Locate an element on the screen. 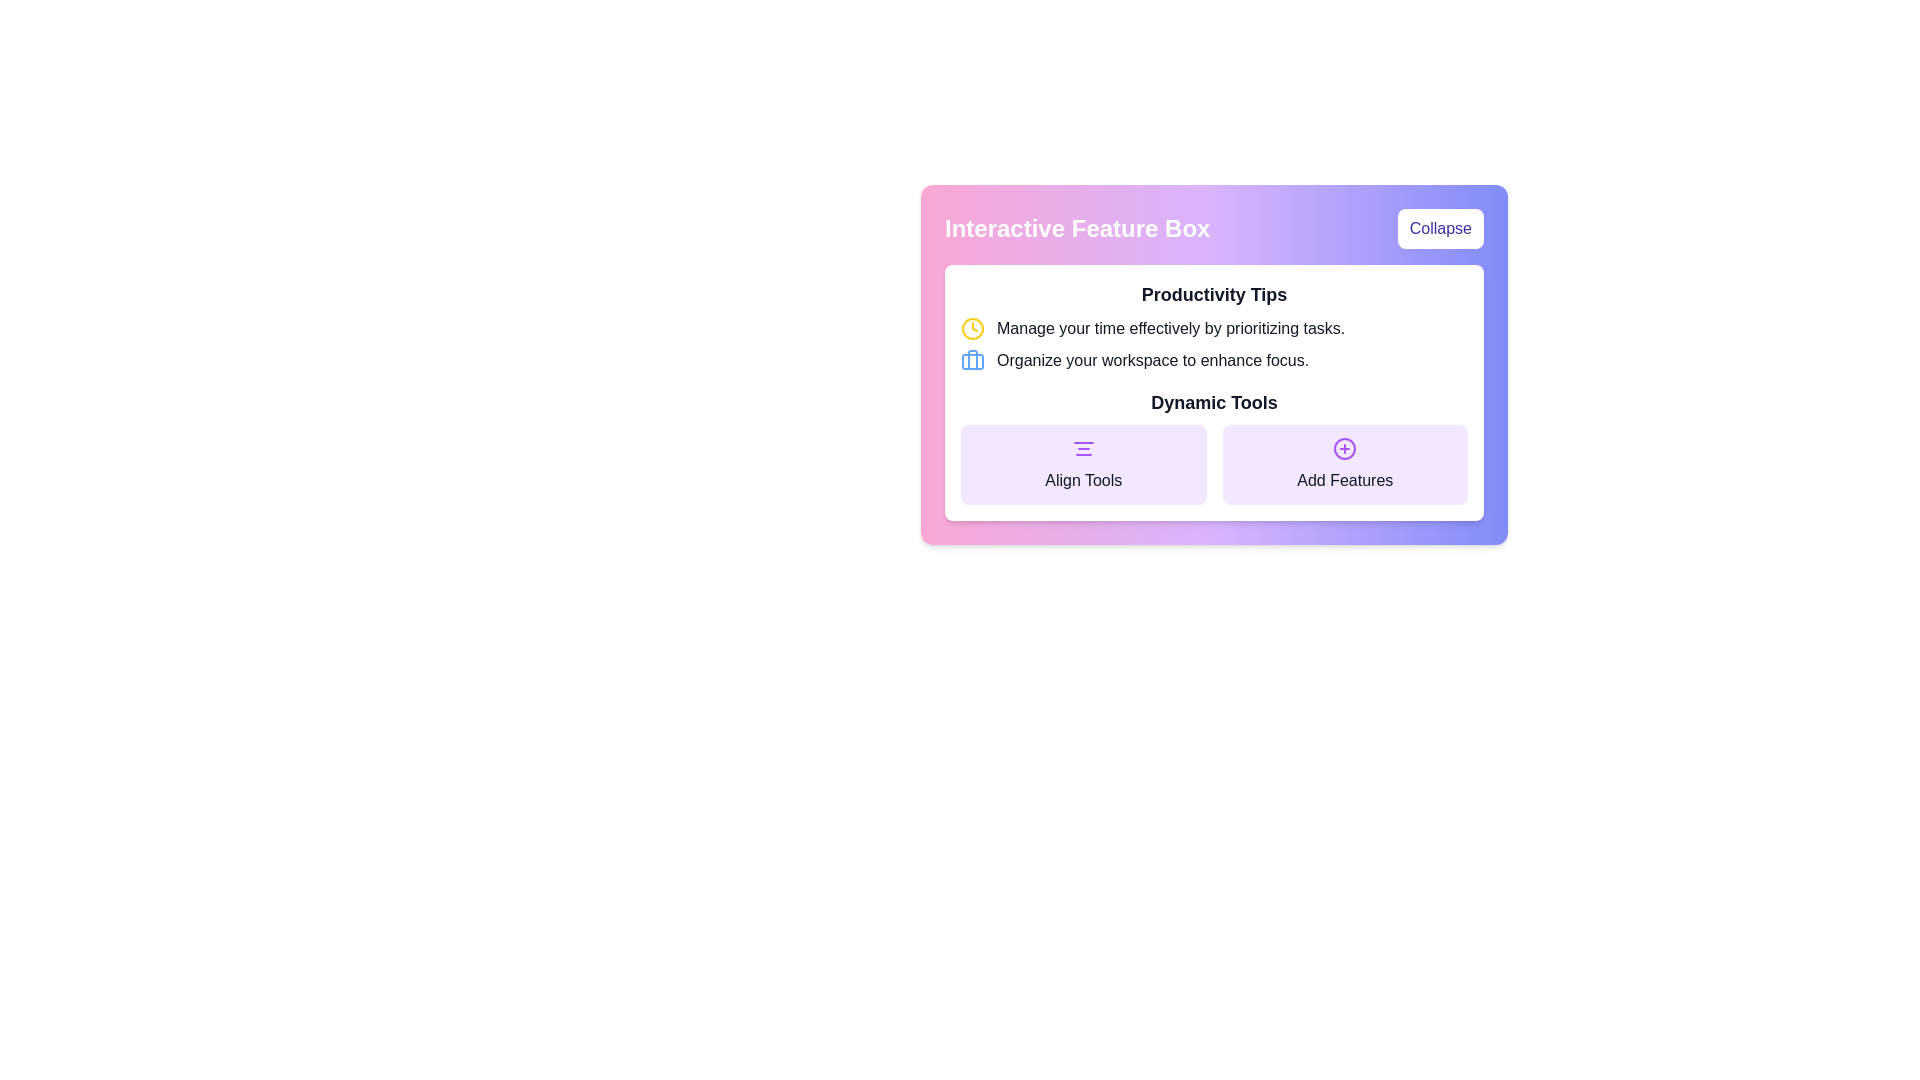  the left button in the 'Dynamic Tools' section is located at coordinates (1082, 465).